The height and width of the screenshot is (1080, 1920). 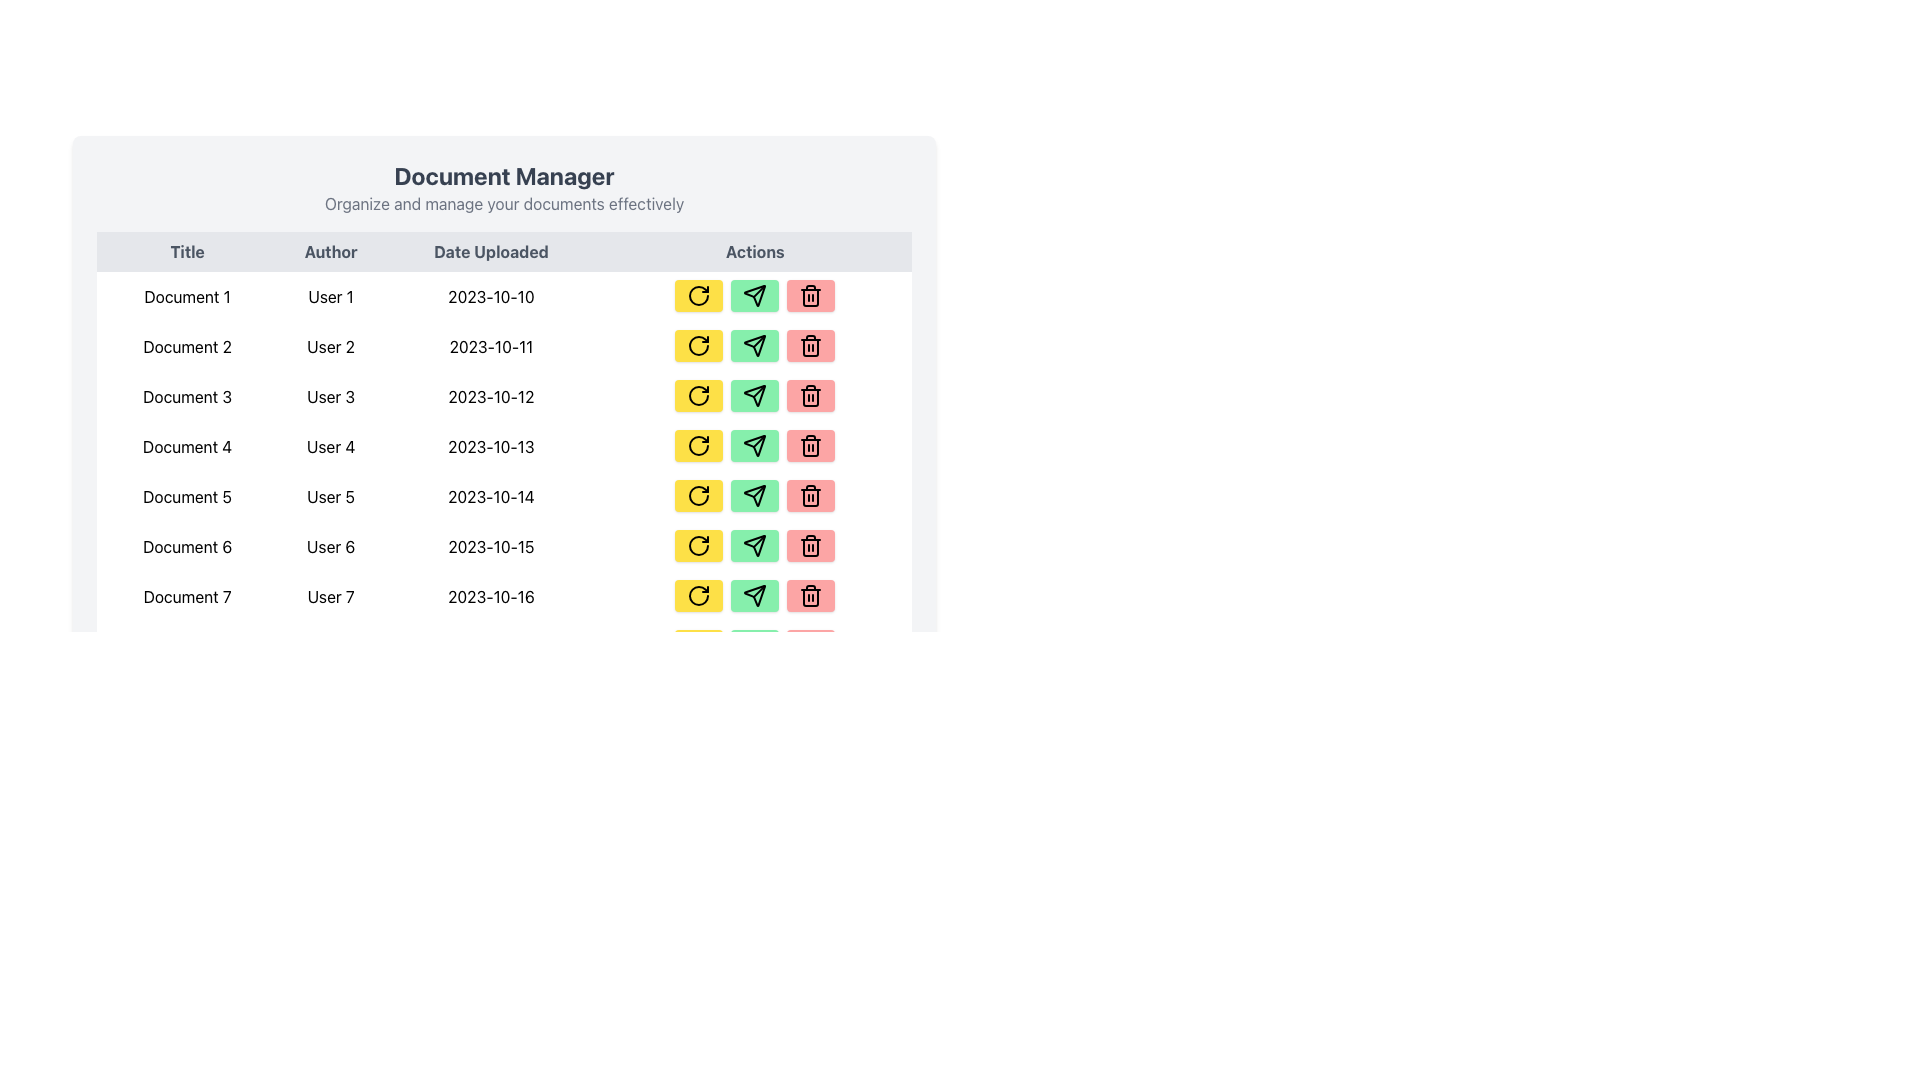 I want to click on the 'Send' button located in the 'Actions' column of the last row of the table, positioned between the 'Refresh' and 'Delete' buttons, so click(x=754, y=595).